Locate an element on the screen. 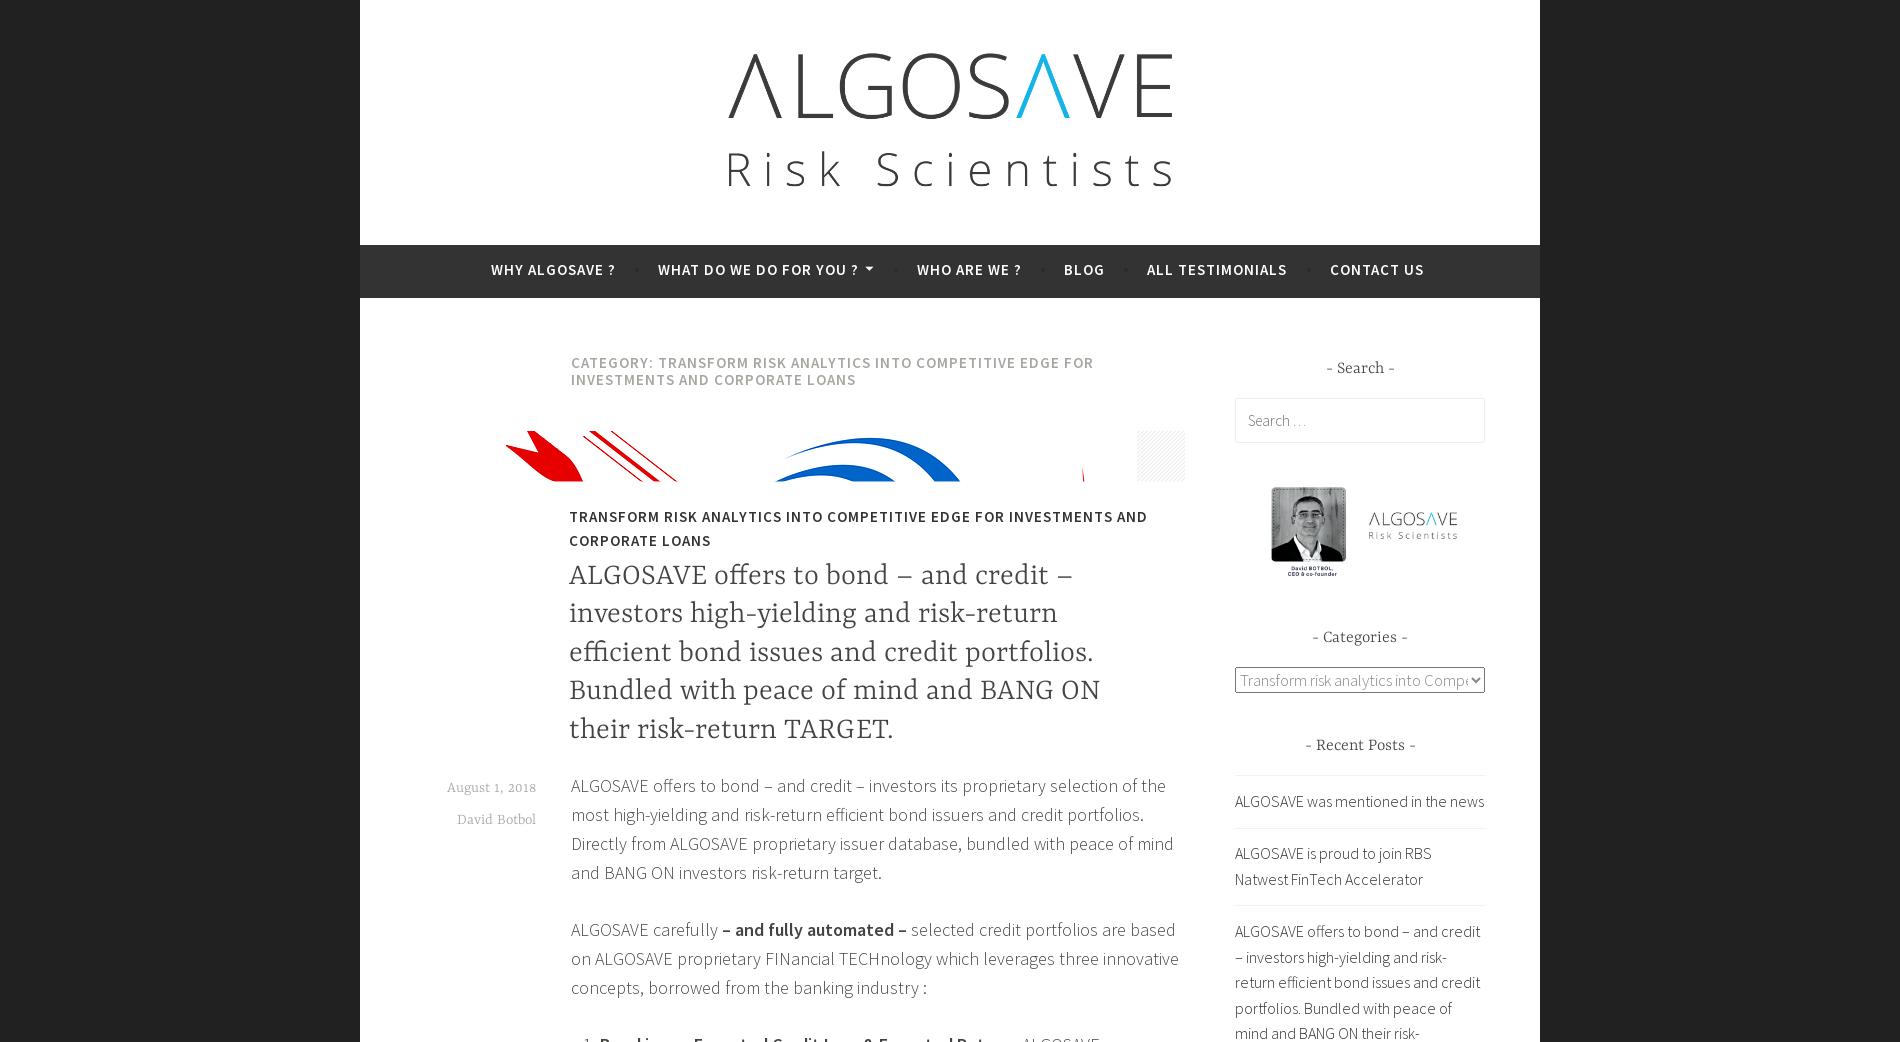  'ALGOSAVE was mentioned in the news' is located at coordinates (1358, 802).